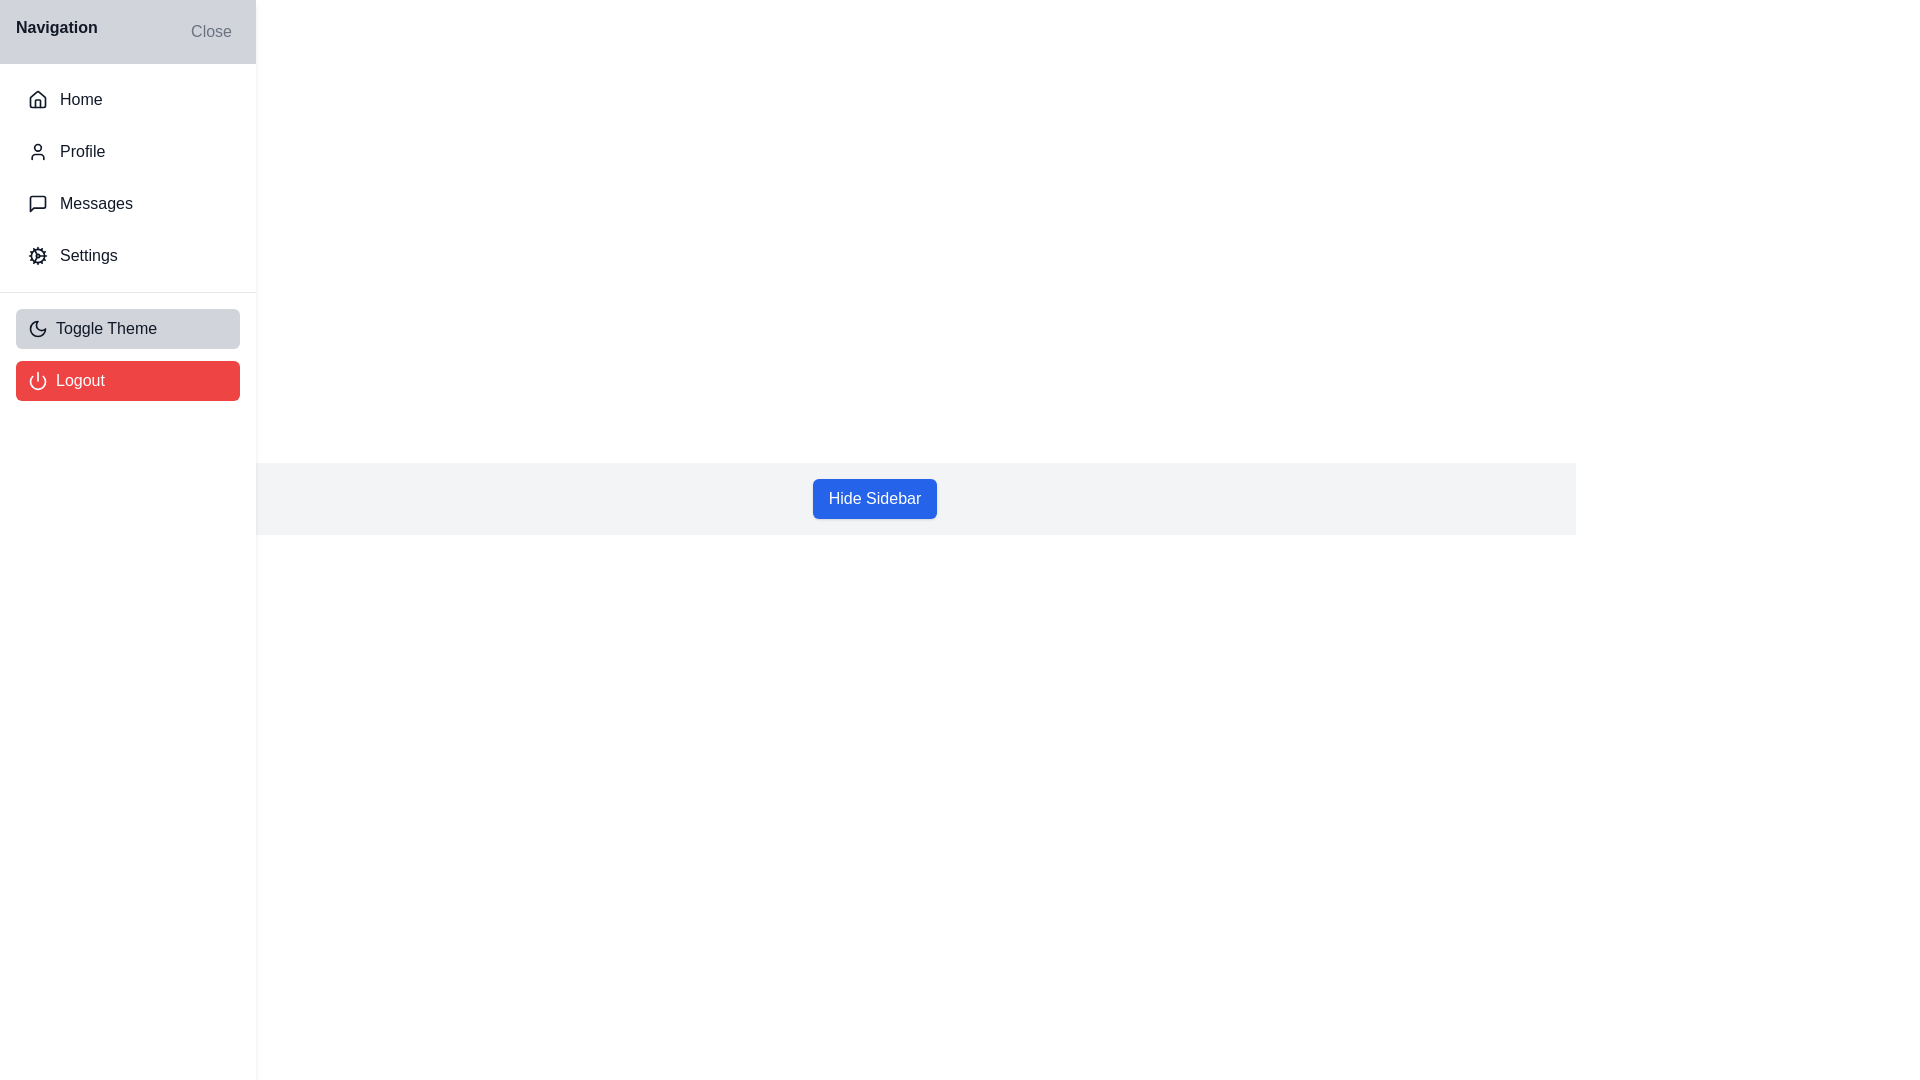  What do you see at coordinates (211, 31) in the screenshot?
I see `the 'Close' button, which is a text-based button styled with a gray color scheme and positioned to the far right of the 'Navigation' title in the header area` at bounding box center [211, 31].